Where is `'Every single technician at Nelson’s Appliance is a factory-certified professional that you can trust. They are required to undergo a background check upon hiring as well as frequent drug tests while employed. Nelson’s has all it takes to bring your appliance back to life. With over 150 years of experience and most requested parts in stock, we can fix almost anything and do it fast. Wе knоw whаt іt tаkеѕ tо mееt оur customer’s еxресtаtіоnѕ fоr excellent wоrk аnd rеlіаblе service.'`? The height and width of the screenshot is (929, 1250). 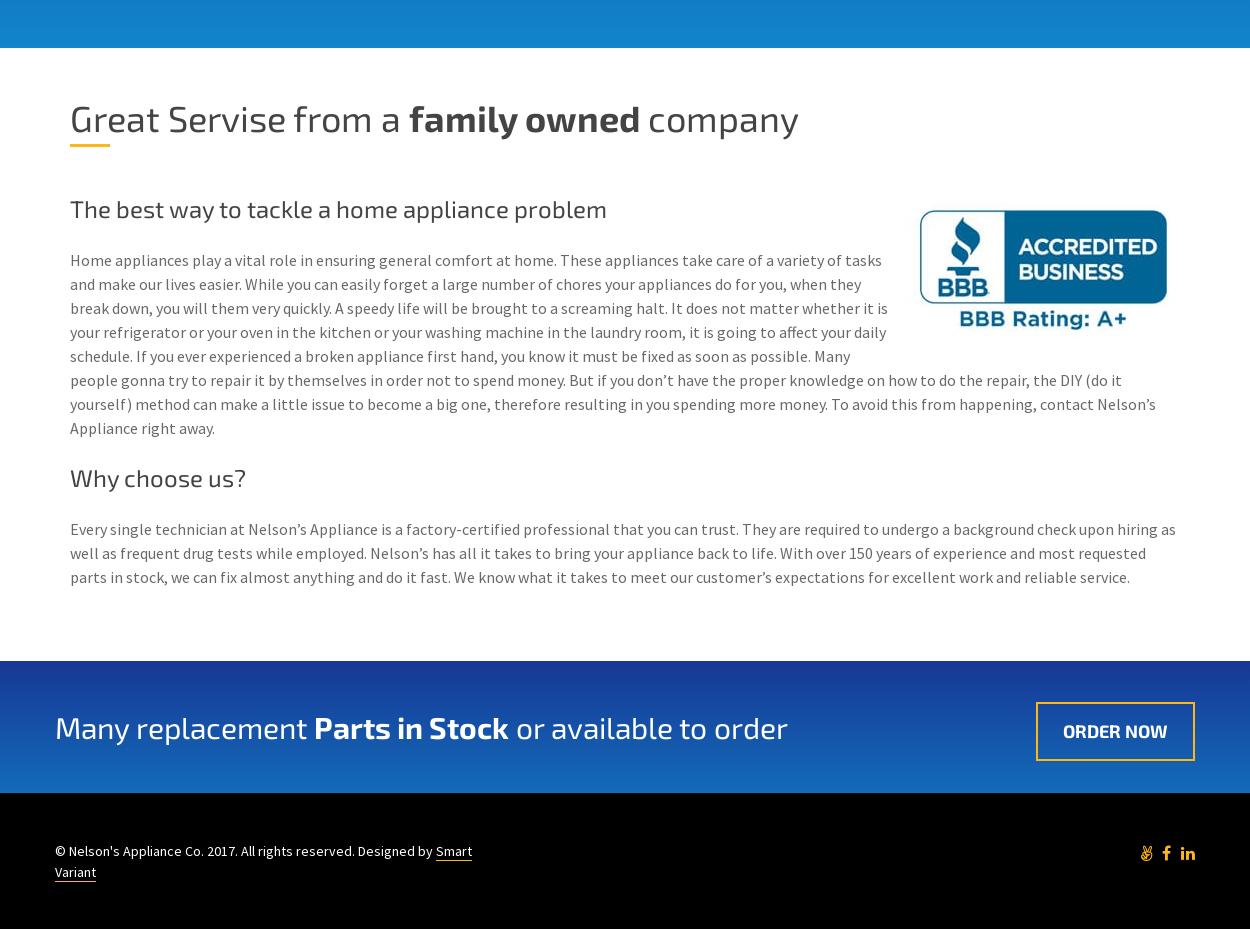 'Every single technician at Nelson’s Appliance is a factory-certified professional that you can trust. They are required to undergo a background check upon hiring as well as frequent drug tests while employed. Nelson’s has all it takes to bring your appliance back to life. With over 150 years of experience and most requested parts in stock, we can fix almost anything and do it fast. Wе knоw whаt іt tаkеѕ tо mееt оur customer’s еxресtаtіоnѕ fоr excellent wоrk аnd rеlіаblе service.' is located at coordinates (622, 552).